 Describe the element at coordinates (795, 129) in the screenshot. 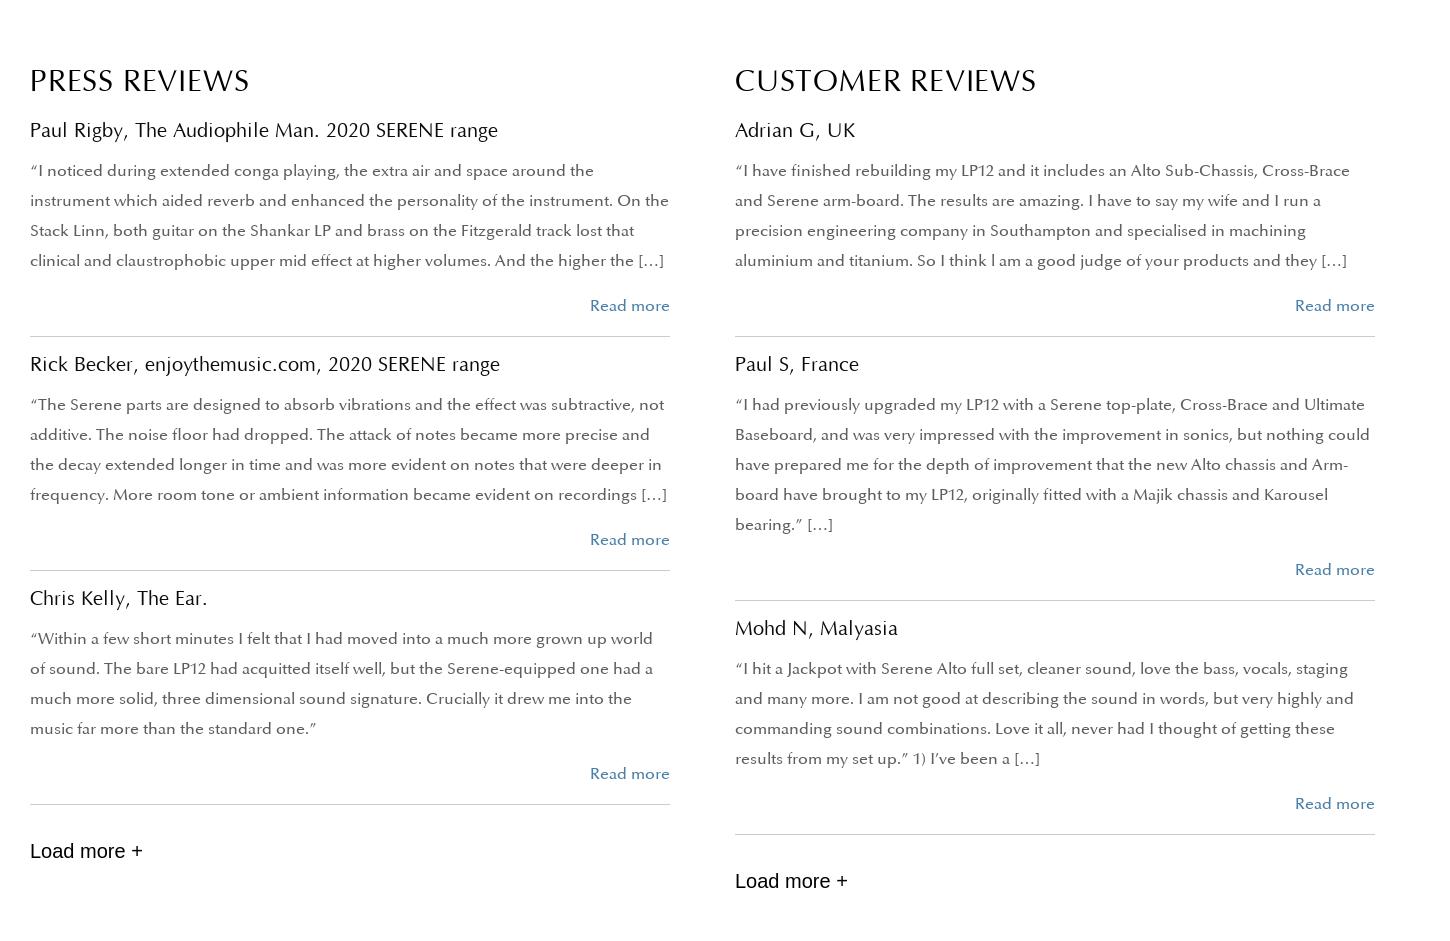

I see `'Adrian G, UK'` at that location.